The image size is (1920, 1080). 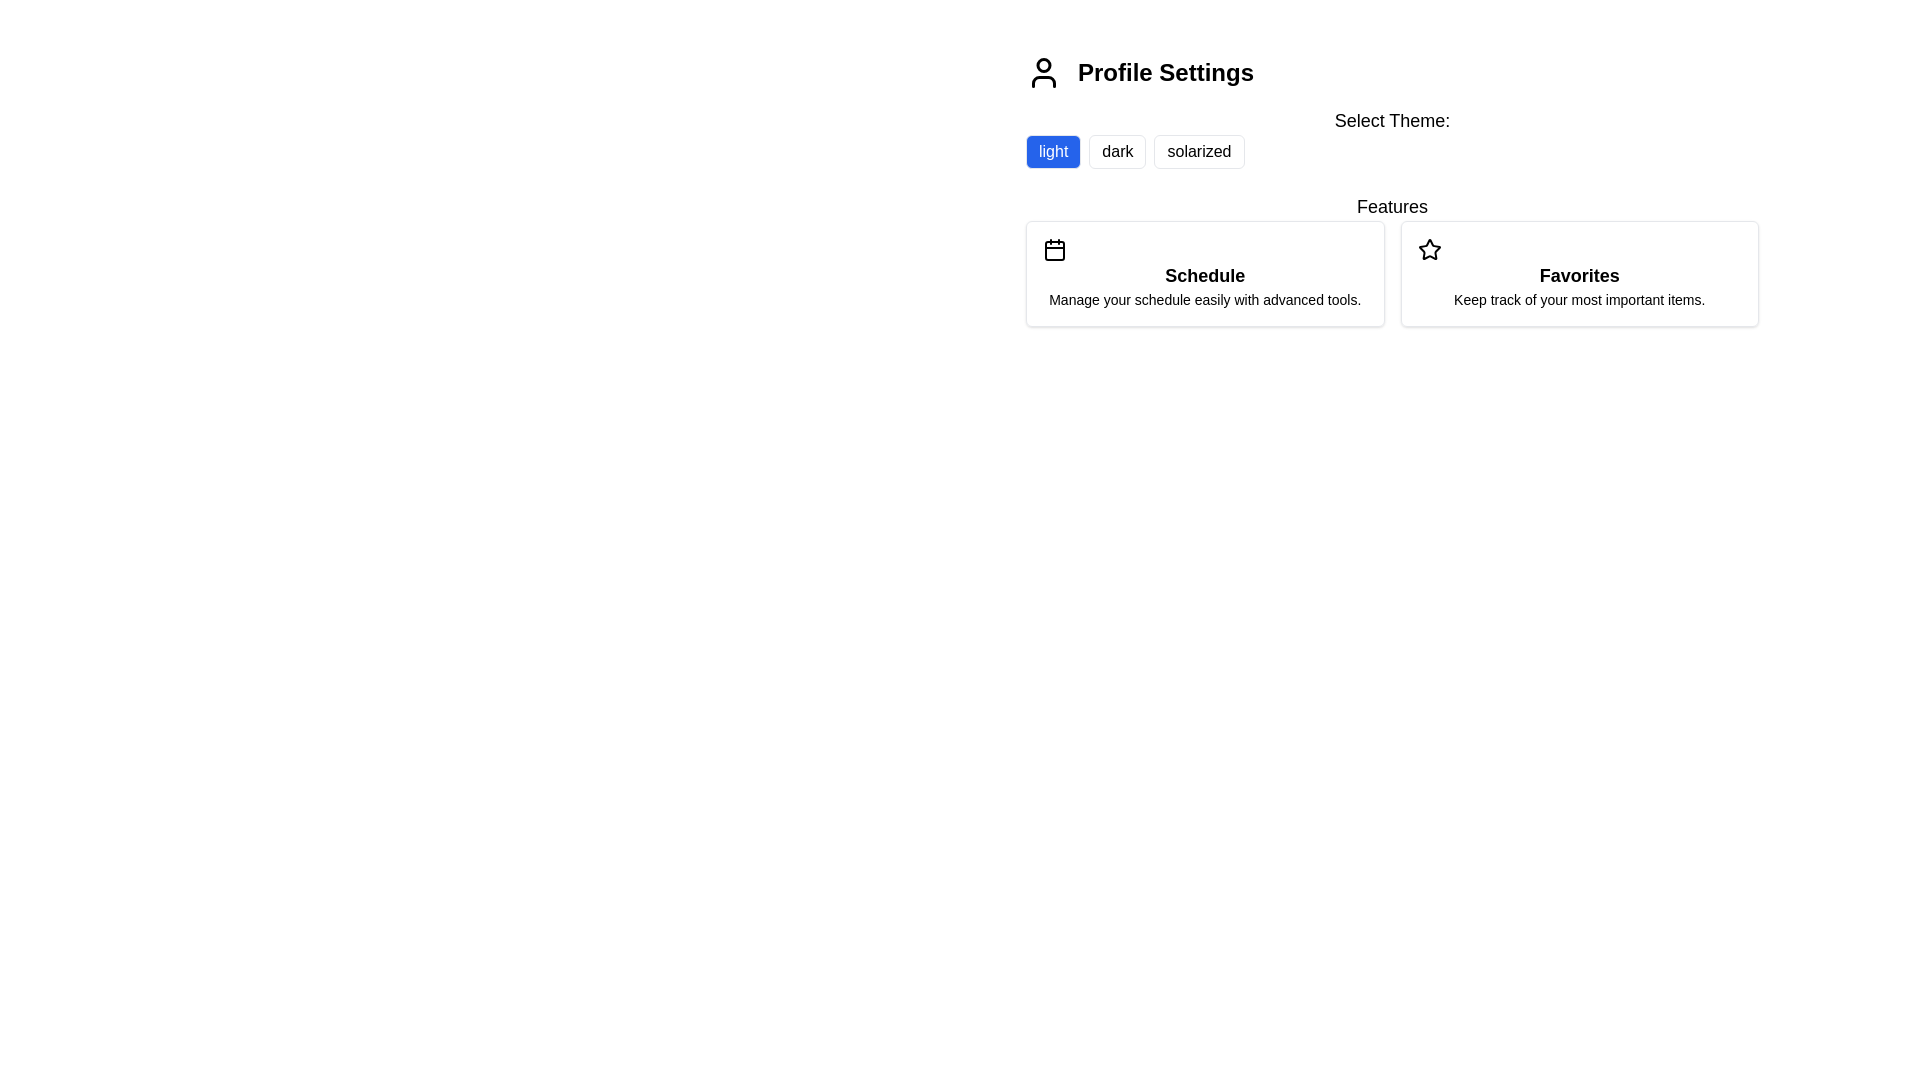 What do you see at coordinates (1203, 273) in the screenshot?
I see `the 'Schedule' informational card located in the left column of the card grid layout` at bounding box center [1203, 273].